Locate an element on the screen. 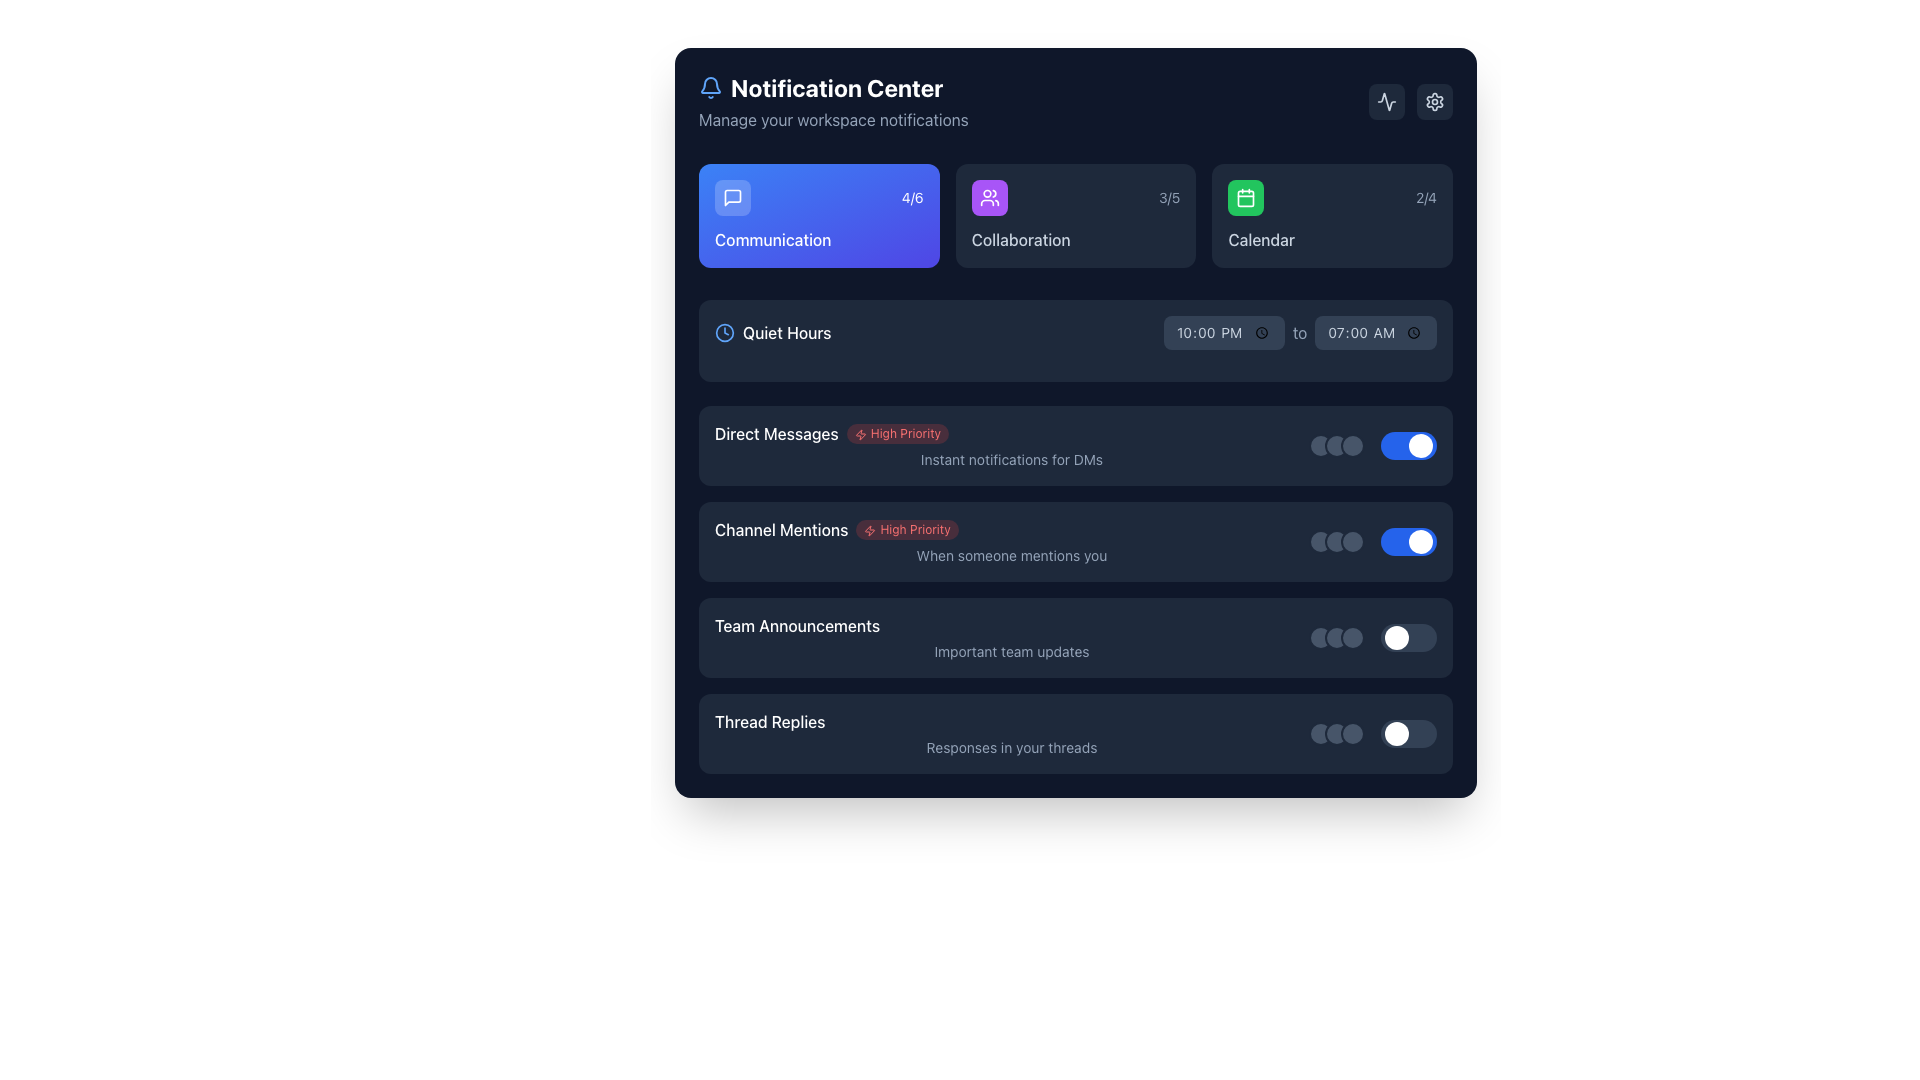 The height and width of the screenshot is (1080, 1920). the text label displaying 'Team Announcements' is located at coordinates (796, 624).